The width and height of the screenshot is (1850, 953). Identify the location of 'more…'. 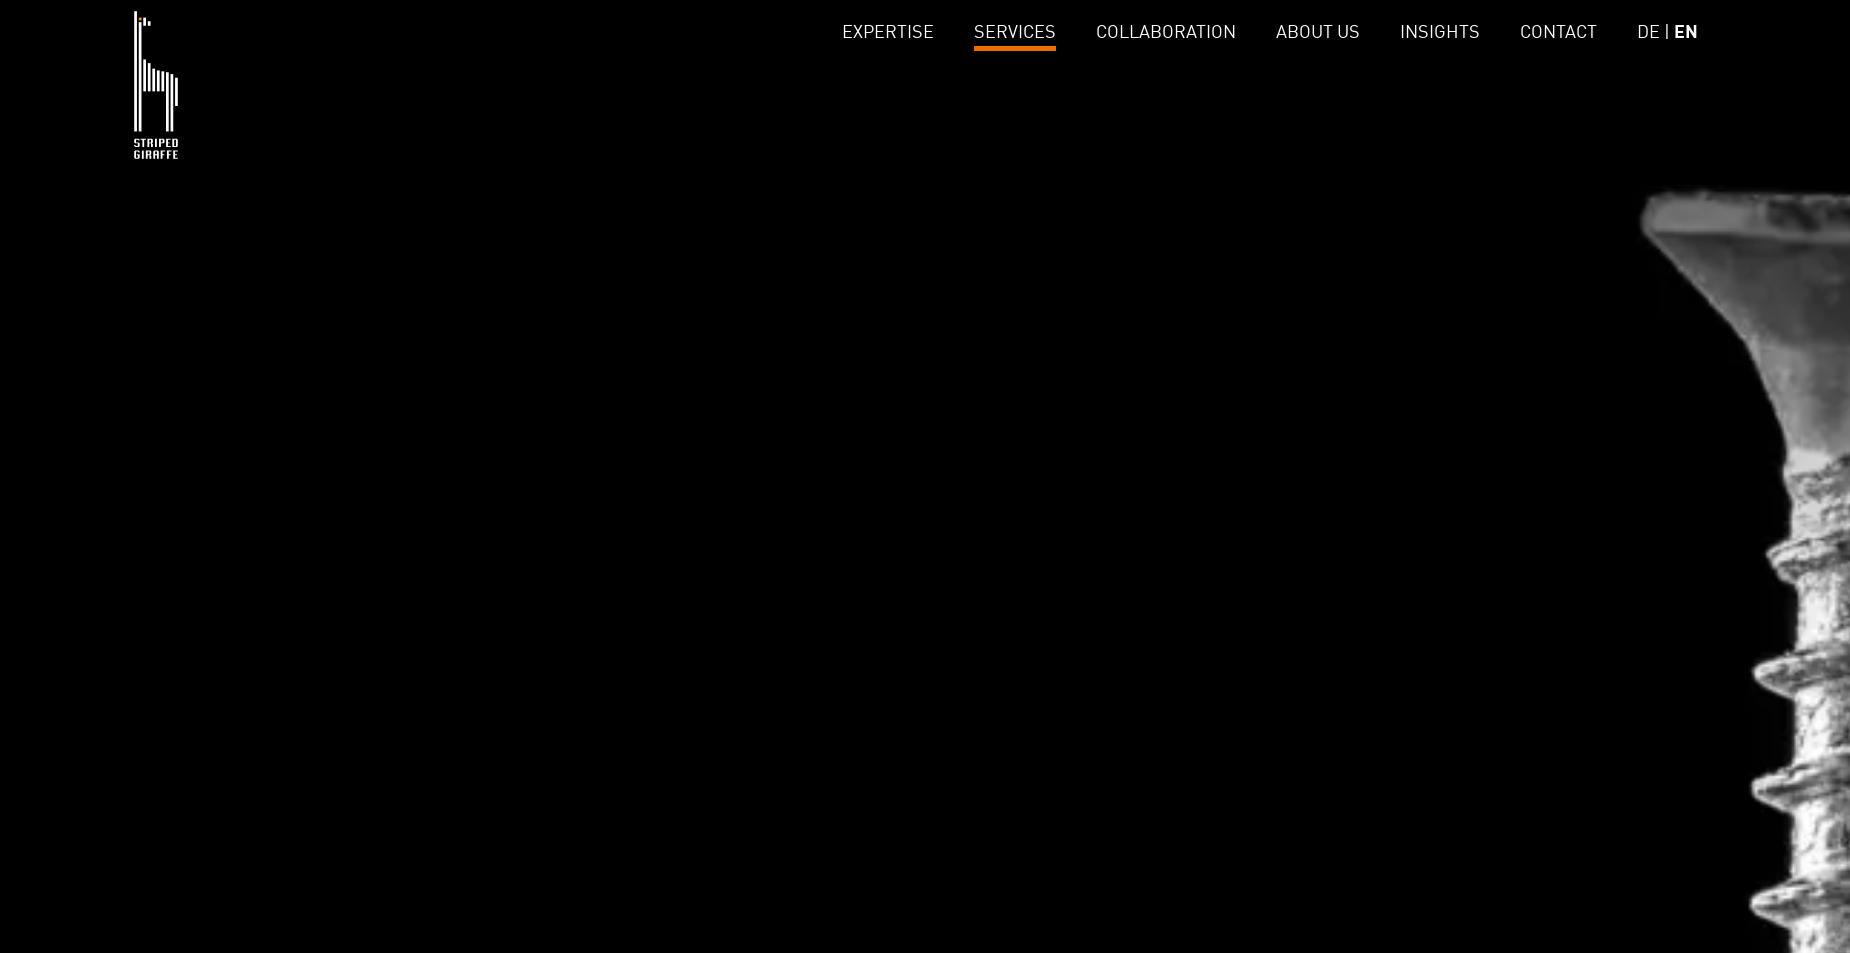
(719, 179).